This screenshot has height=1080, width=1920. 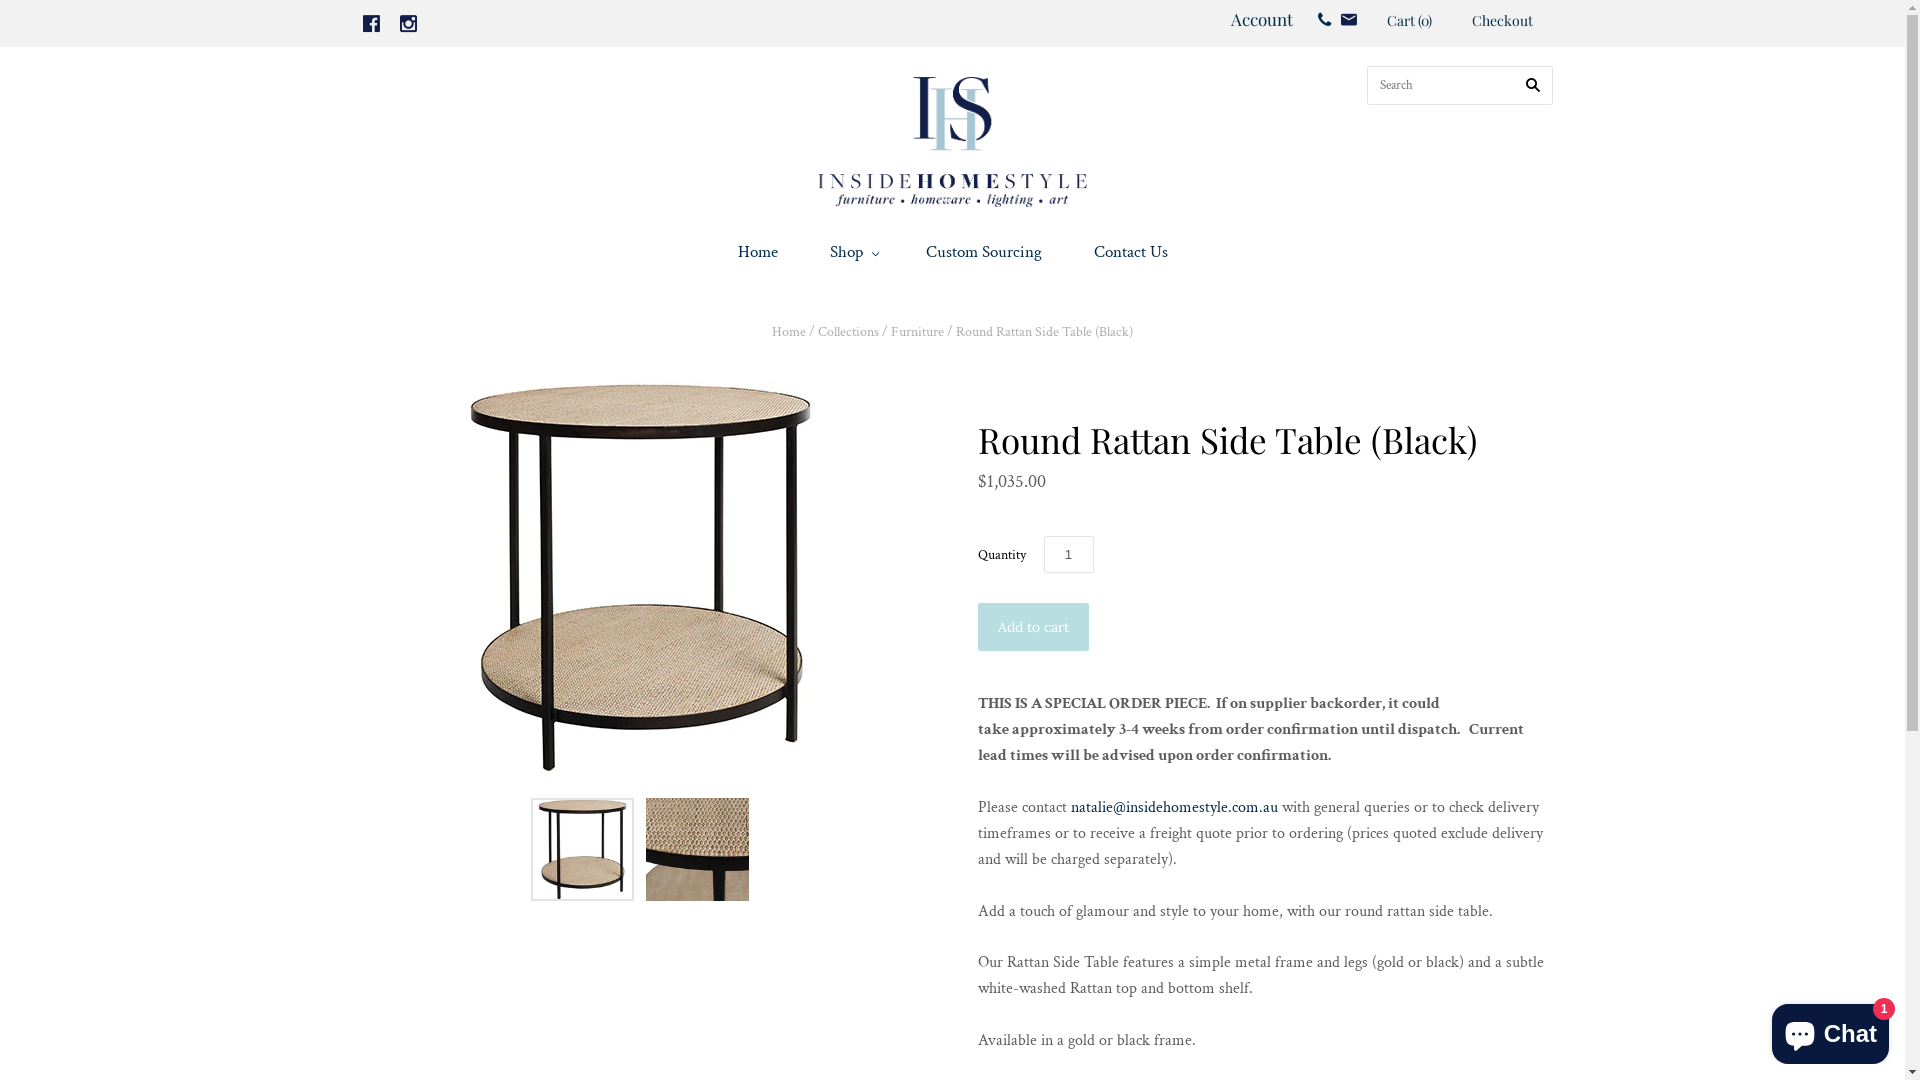 What do you see at coordinates (406, 23) in the screenshot?
I see `'Instagram'` at bounding box center [406, 23].